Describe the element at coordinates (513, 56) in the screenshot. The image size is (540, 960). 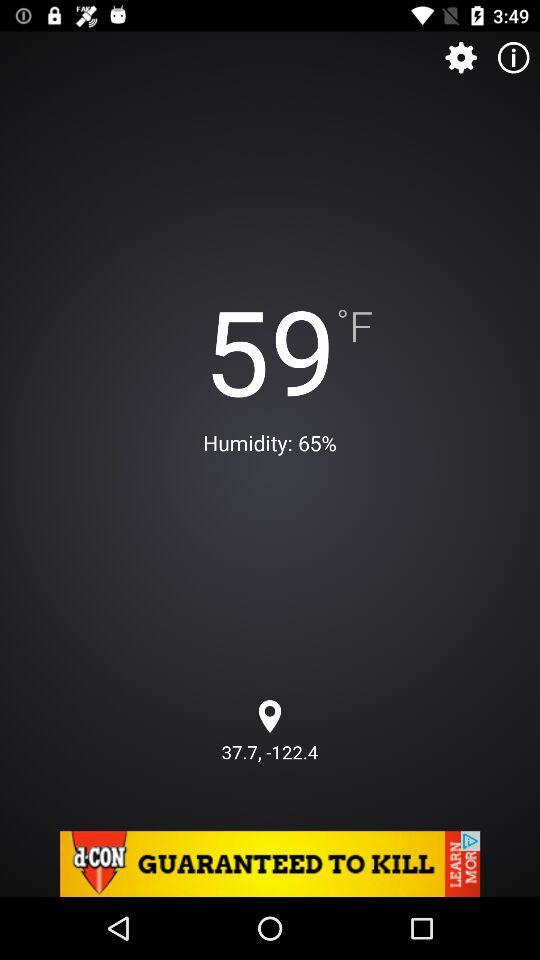
I see `information` at that location.